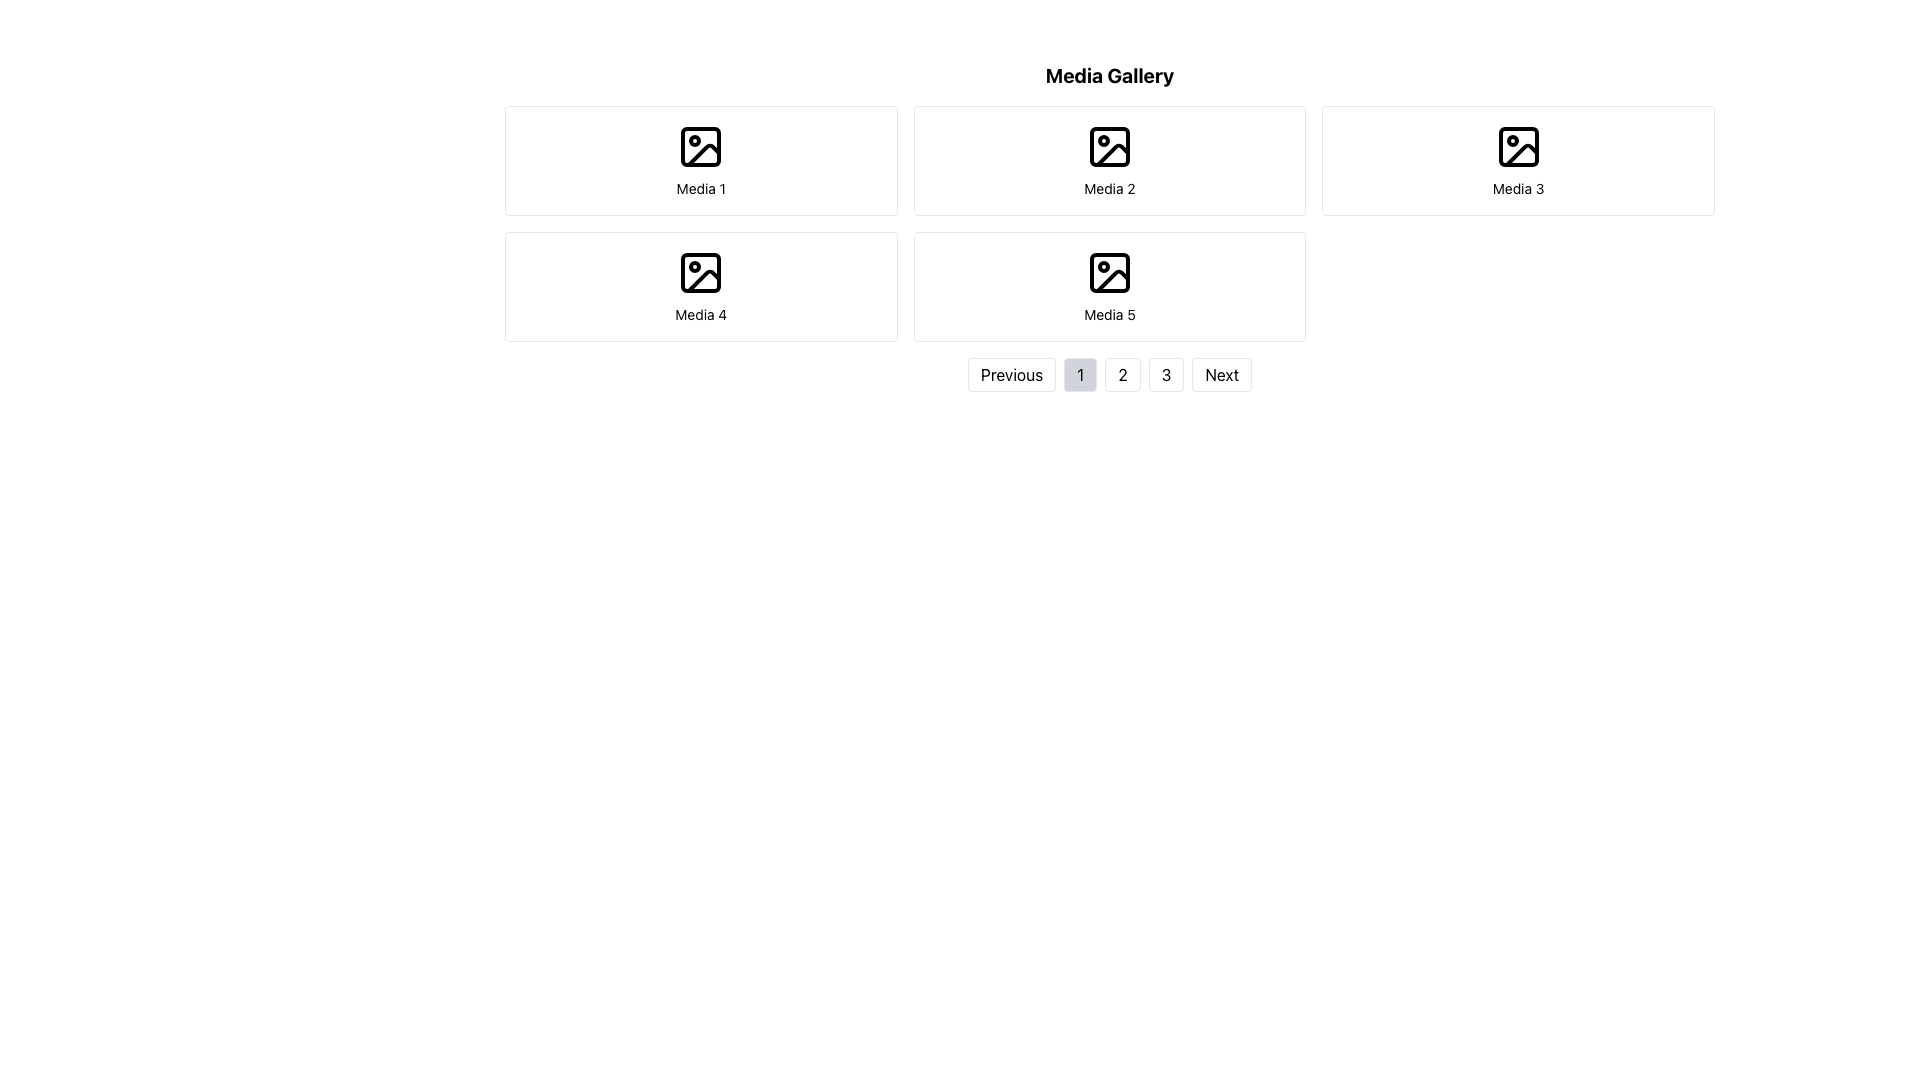 The width and height of the screenshot is (1920, 1080). I want to click on the 'Media 4' tile component, so click(701, 286).